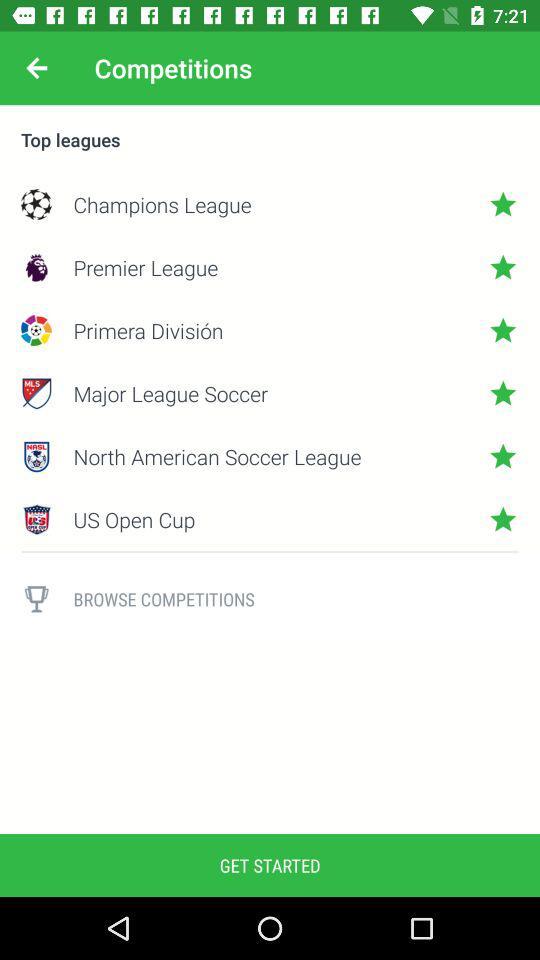 This screenshot has height=960, width=540. I want to click on premier league icon, so click(270, 266).